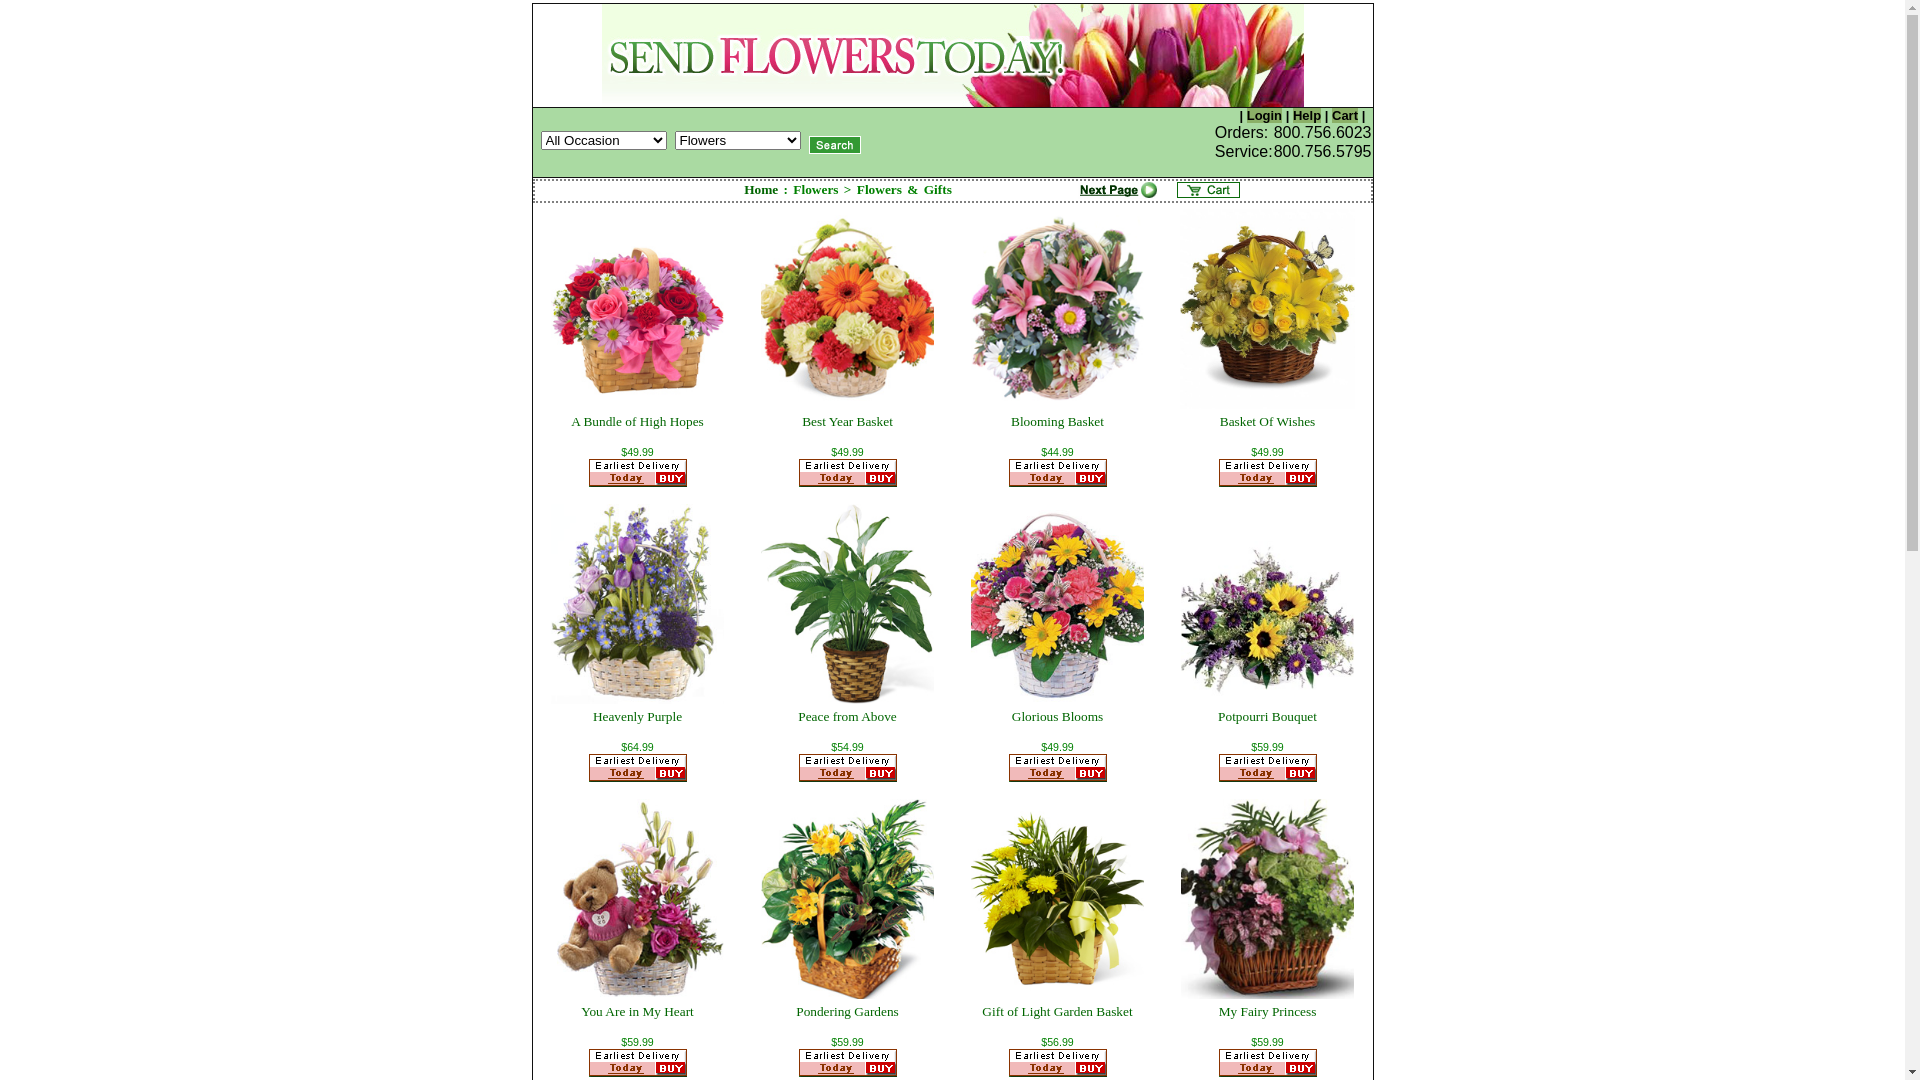  What do you see at coordinates (1344, 115) in the screenshot?
I see `'Cart'` at bounding box center [1344, 115].